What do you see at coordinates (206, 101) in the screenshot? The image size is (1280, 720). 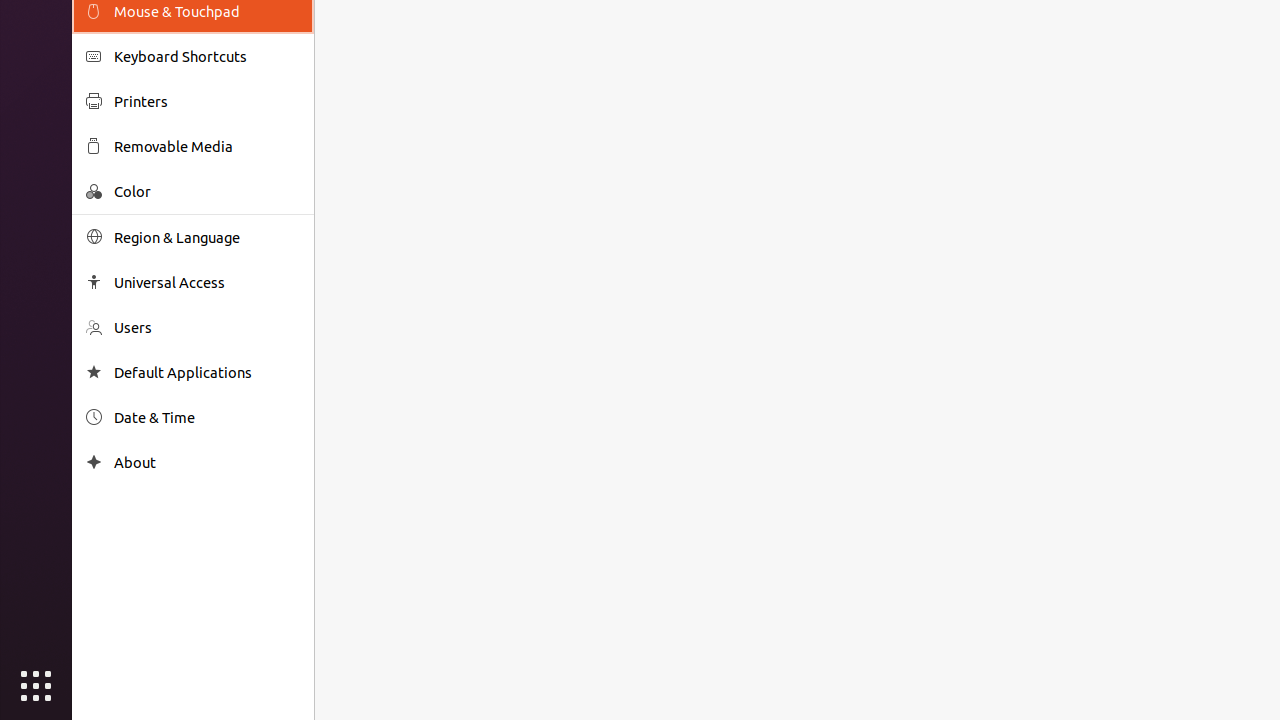 I see `'Printers'` at bounding box center [206, 101].